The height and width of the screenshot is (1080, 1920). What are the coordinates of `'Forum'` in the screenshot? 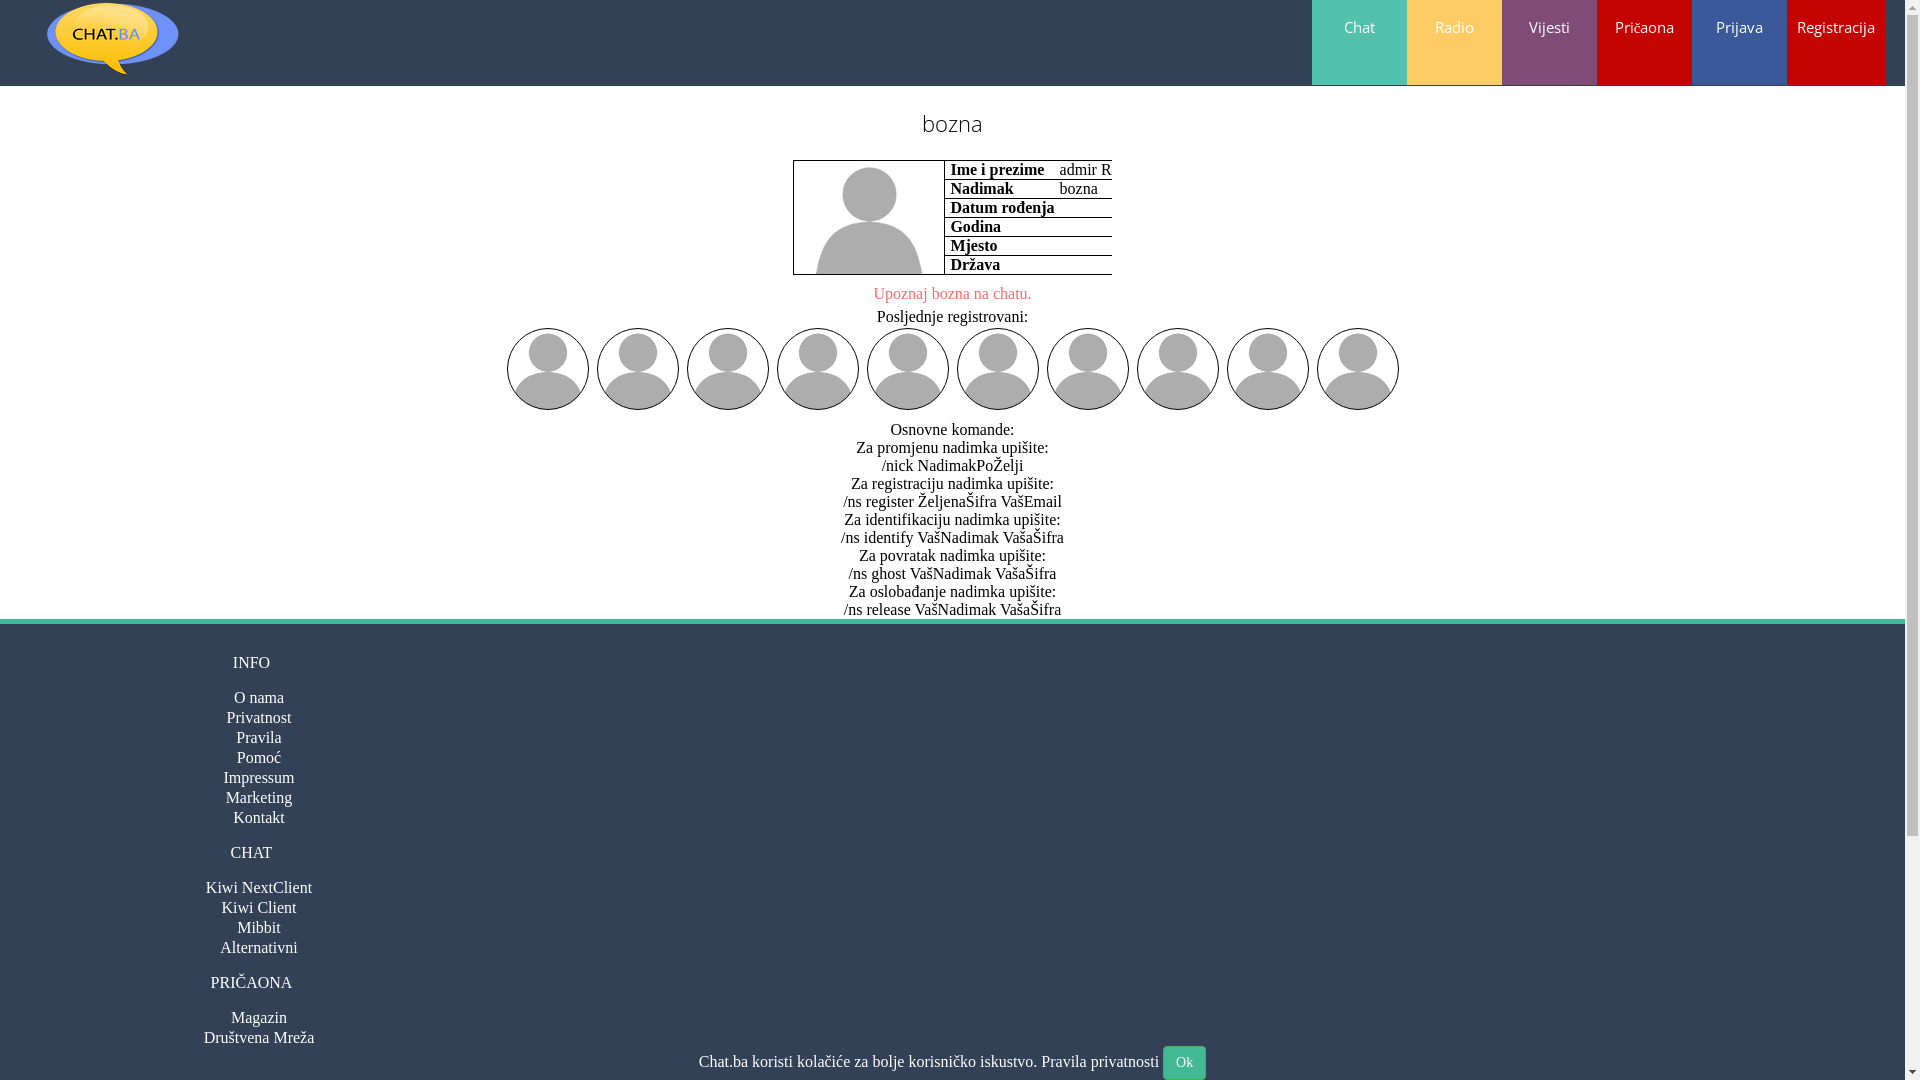 It's located at (258, 1056).